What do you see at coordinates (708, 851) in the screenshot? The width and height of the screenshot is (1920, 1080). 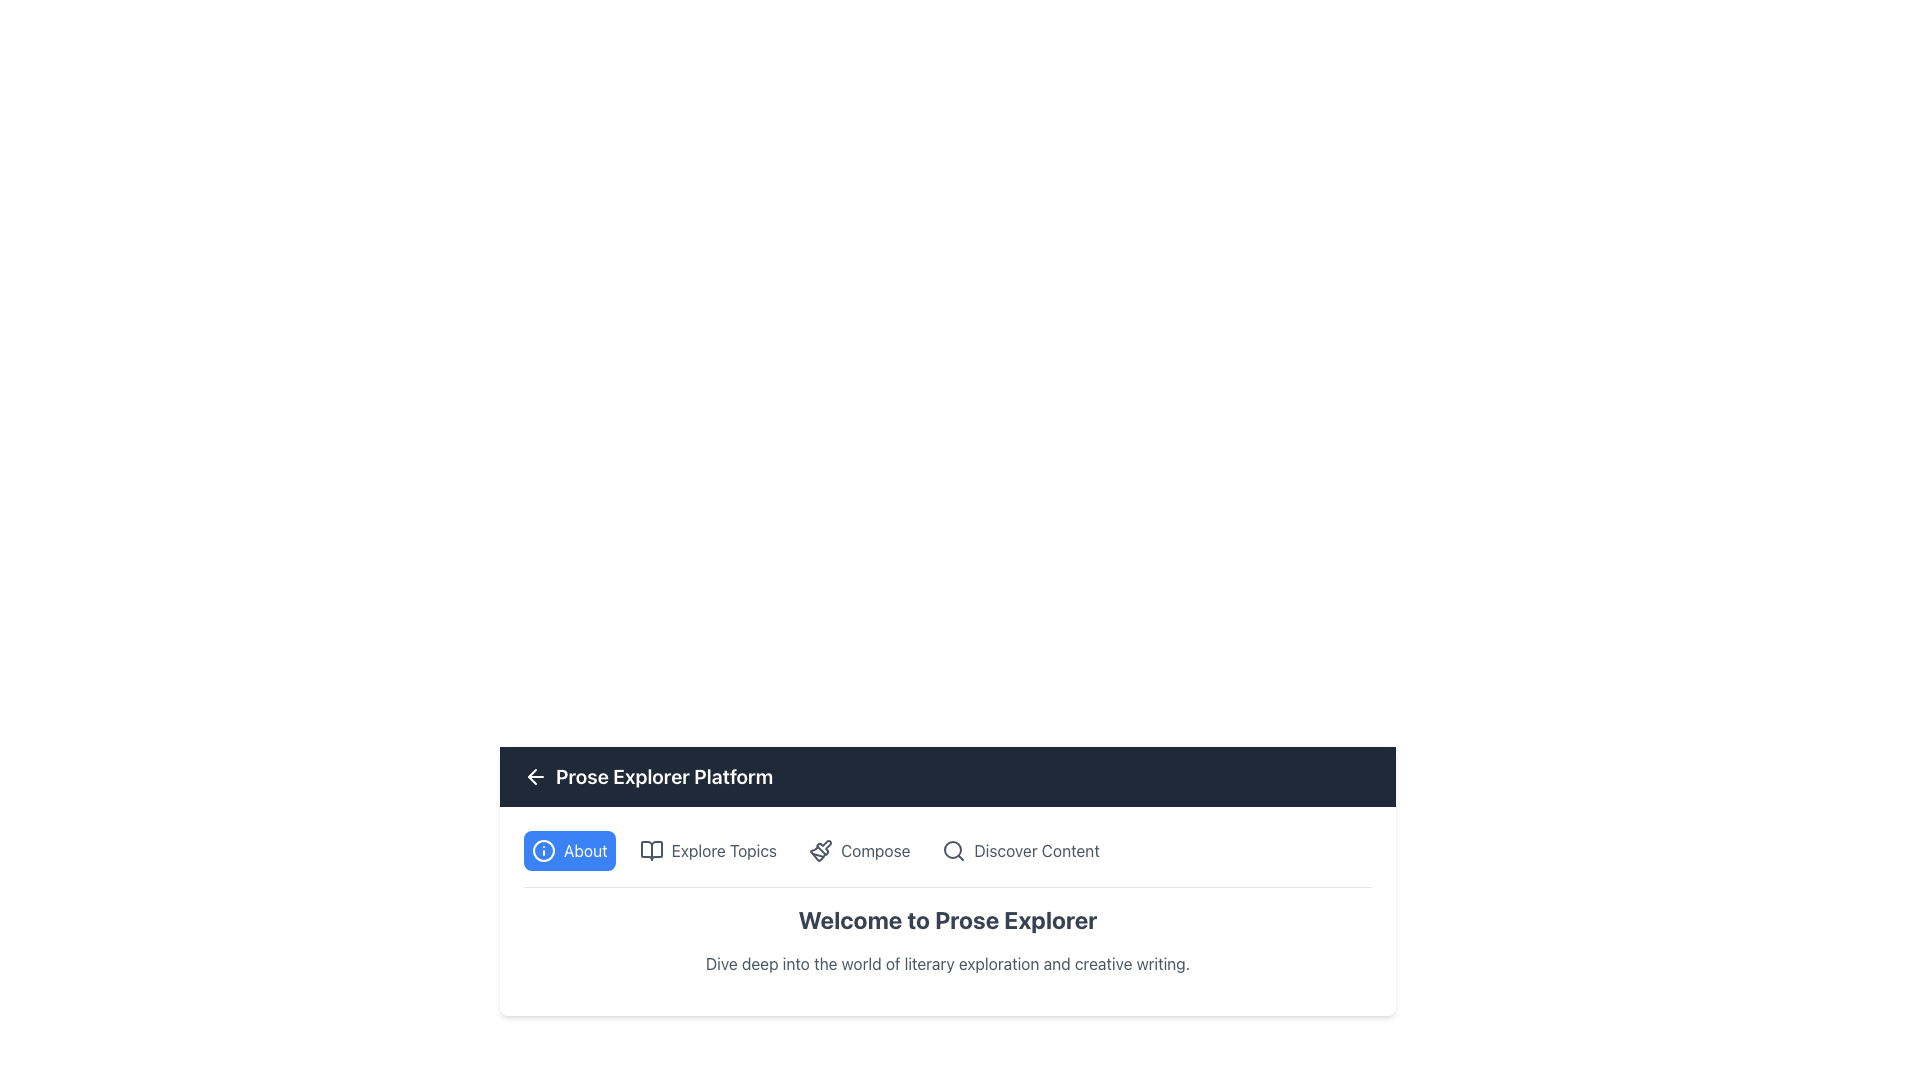 I see `the navigation button located in the horizontal menu beneath the 'Prose Explorer Platform' header` at bounding box center [708, 851].